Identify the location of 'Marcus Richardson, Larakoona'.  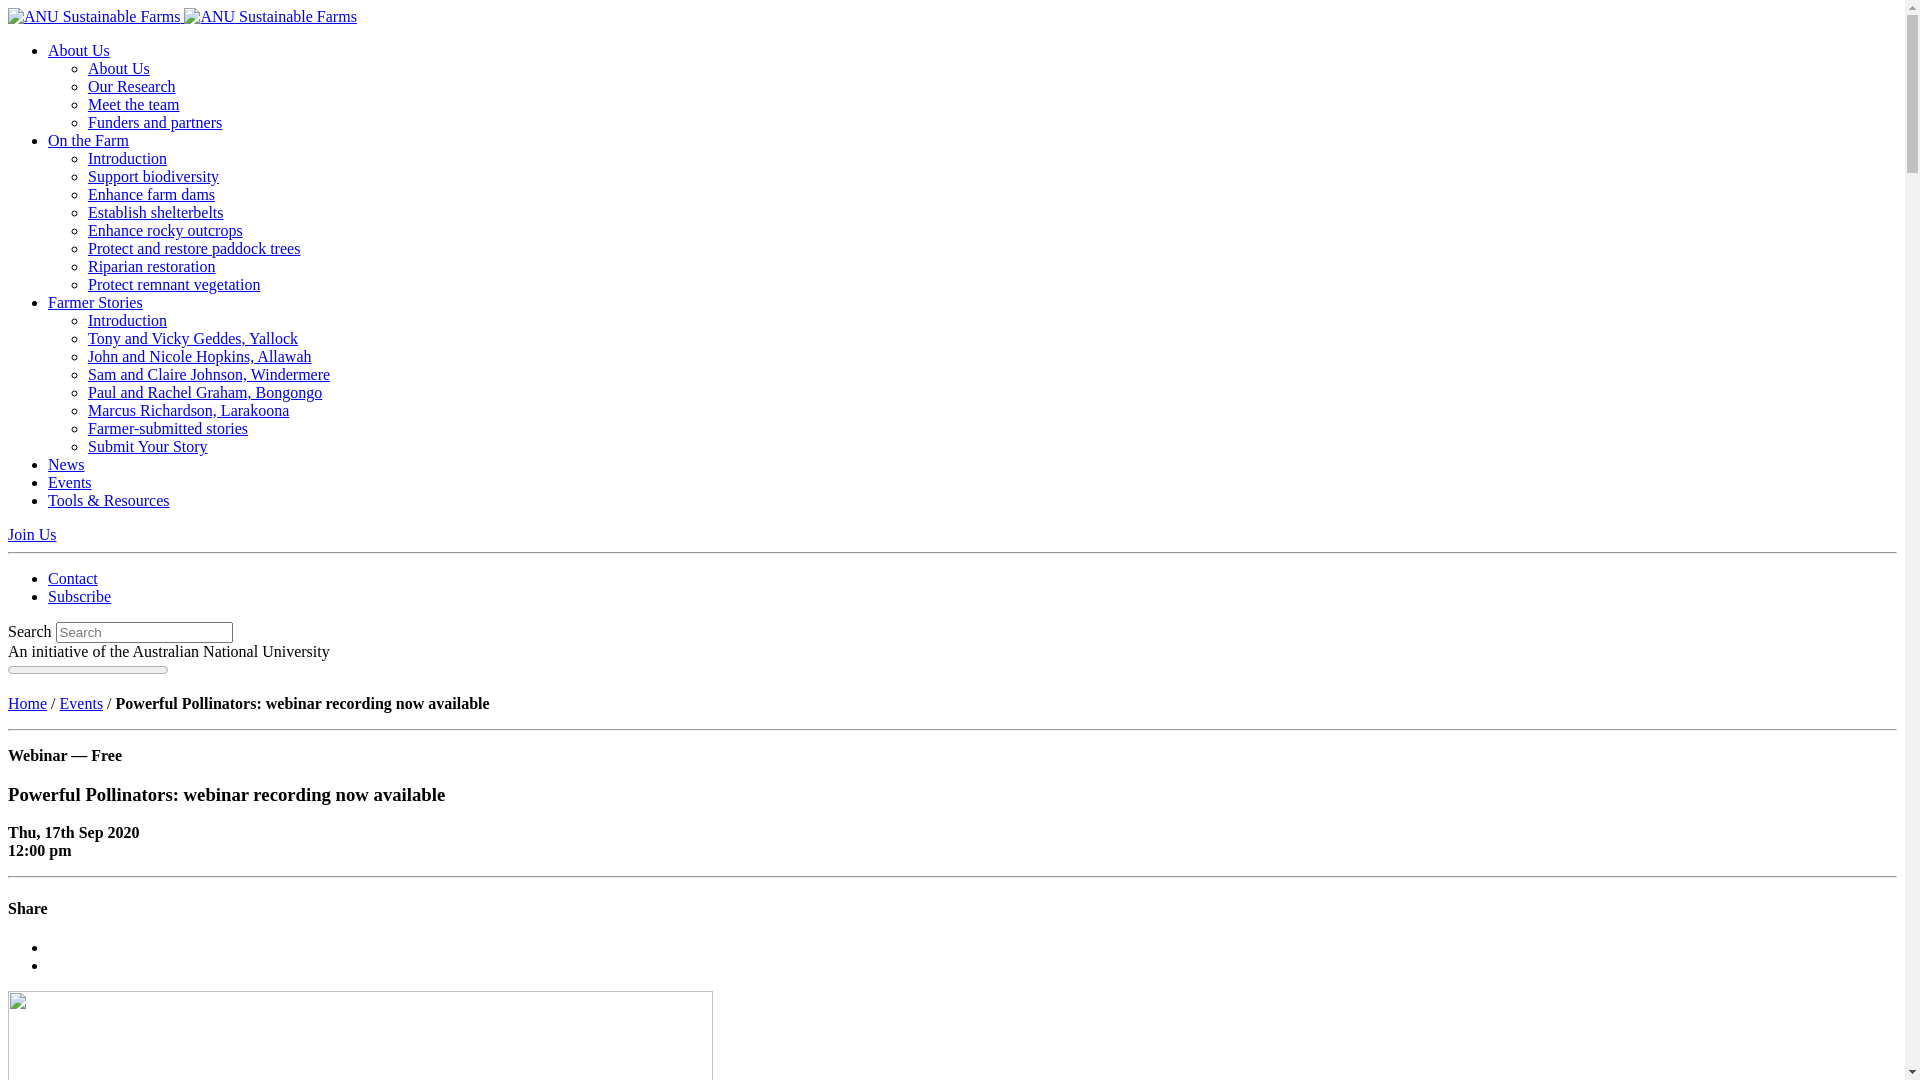
(188, 409).